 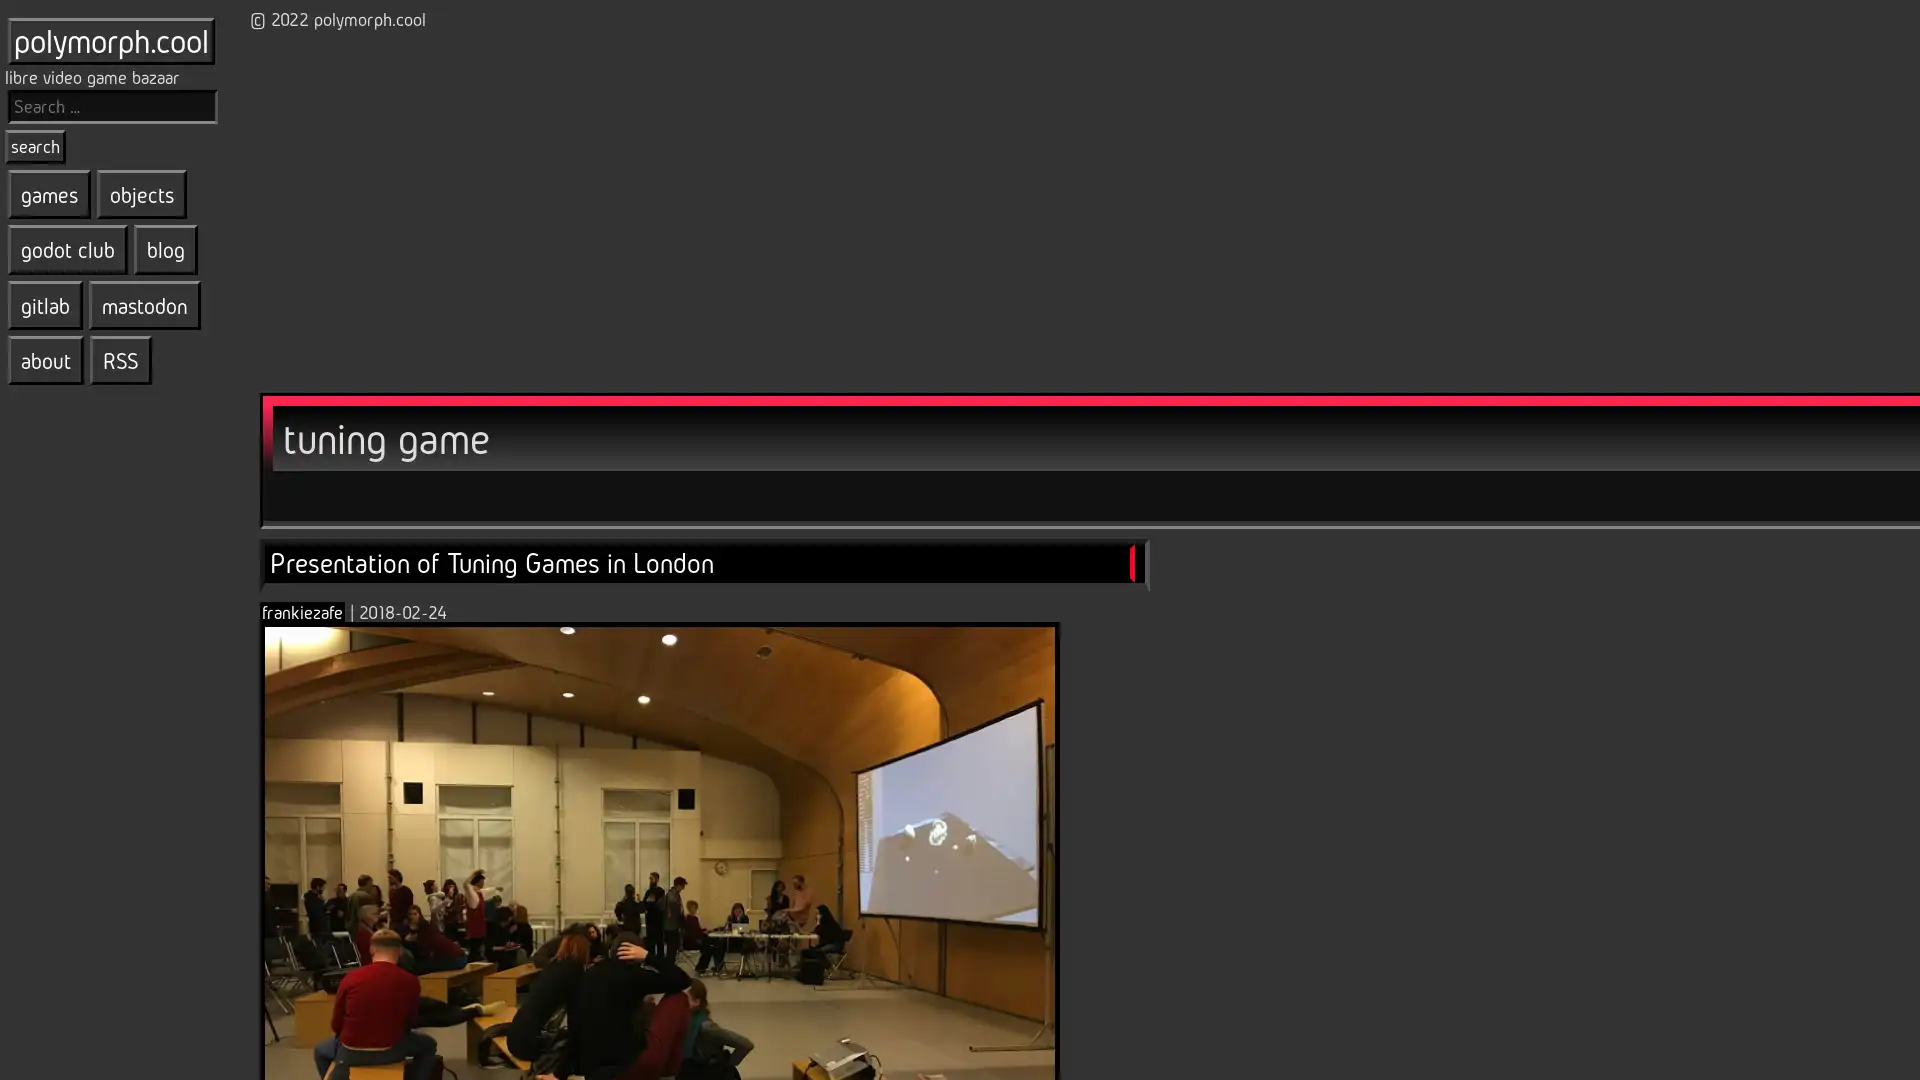 I want to click on Search, so click(x=35, y=145).